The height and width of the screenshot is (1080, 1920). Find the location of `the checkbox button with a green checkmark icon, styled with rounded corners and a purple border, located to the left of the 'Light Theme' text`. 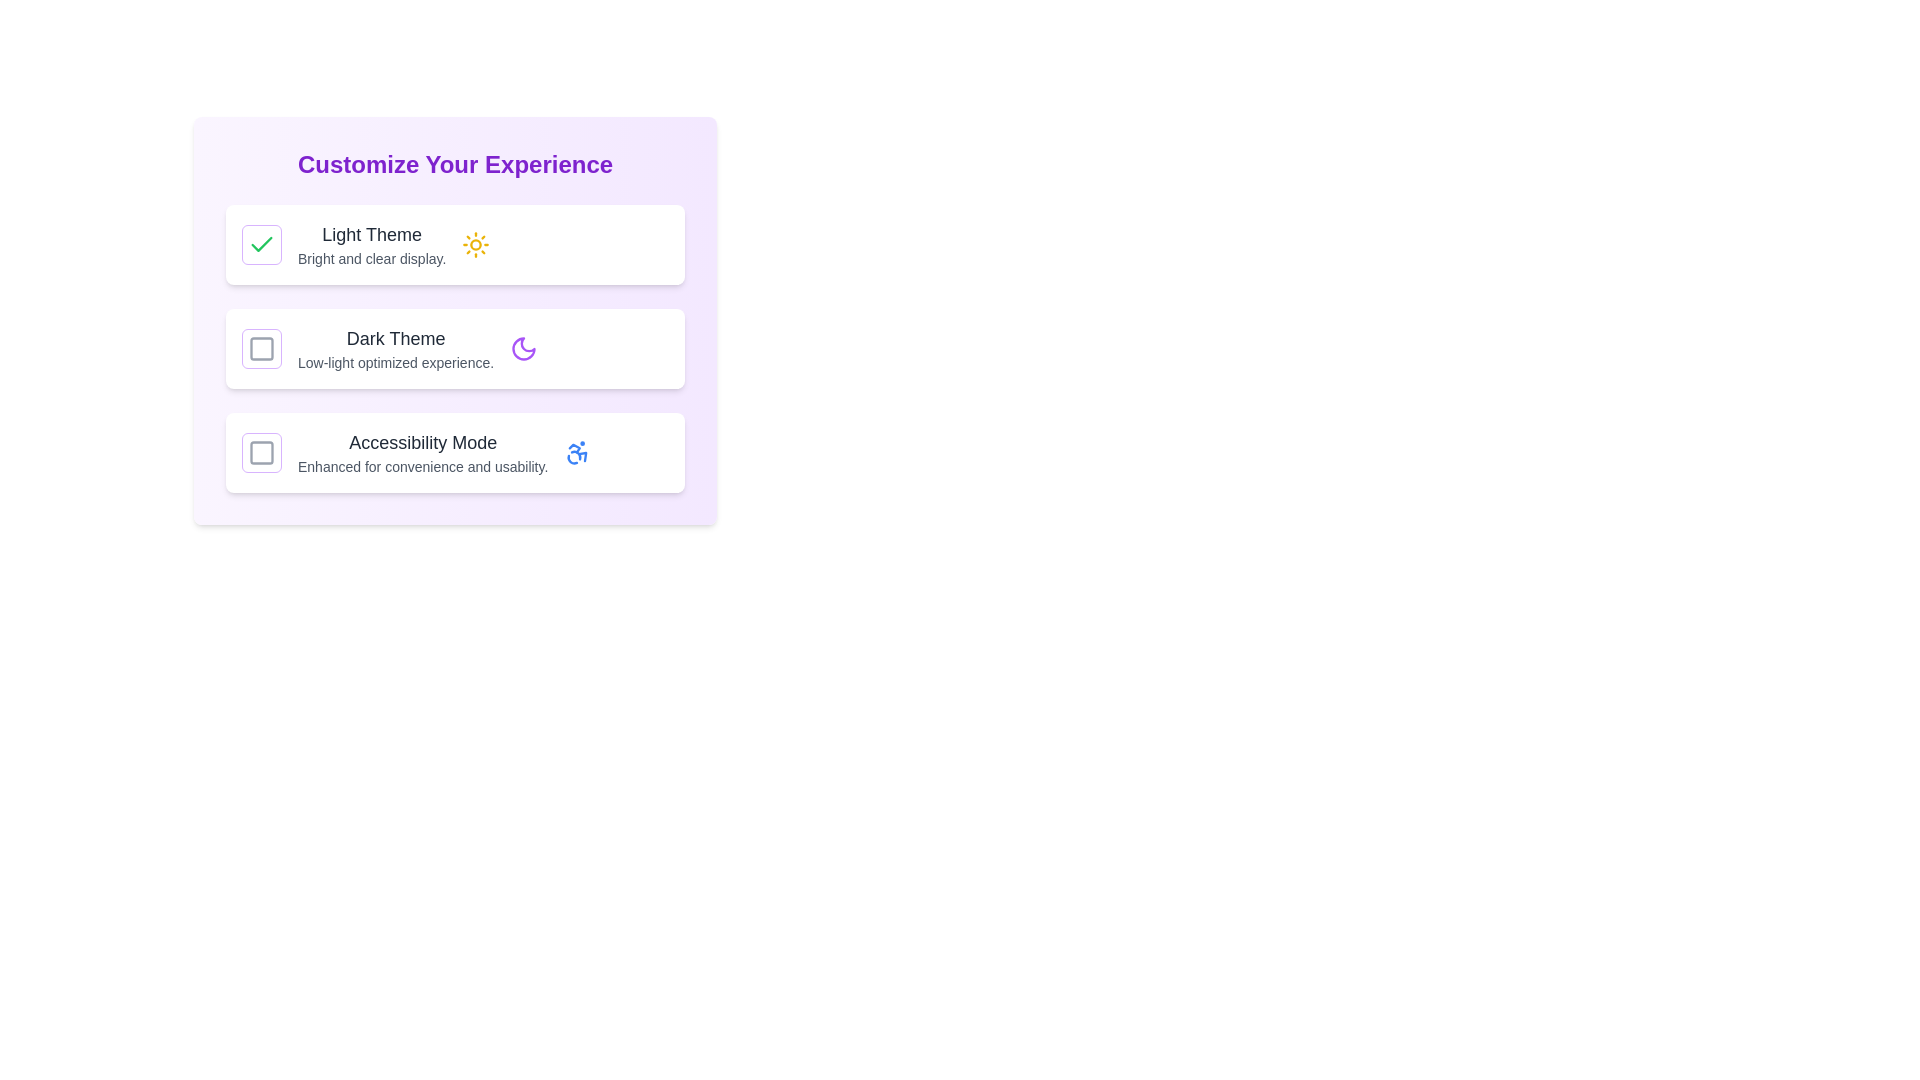

the checkbox button with a green checkmark icon, styled with rounded corners and a purple border, located to the left of the 'Light Theme' text is located at coordinates (261, 244).